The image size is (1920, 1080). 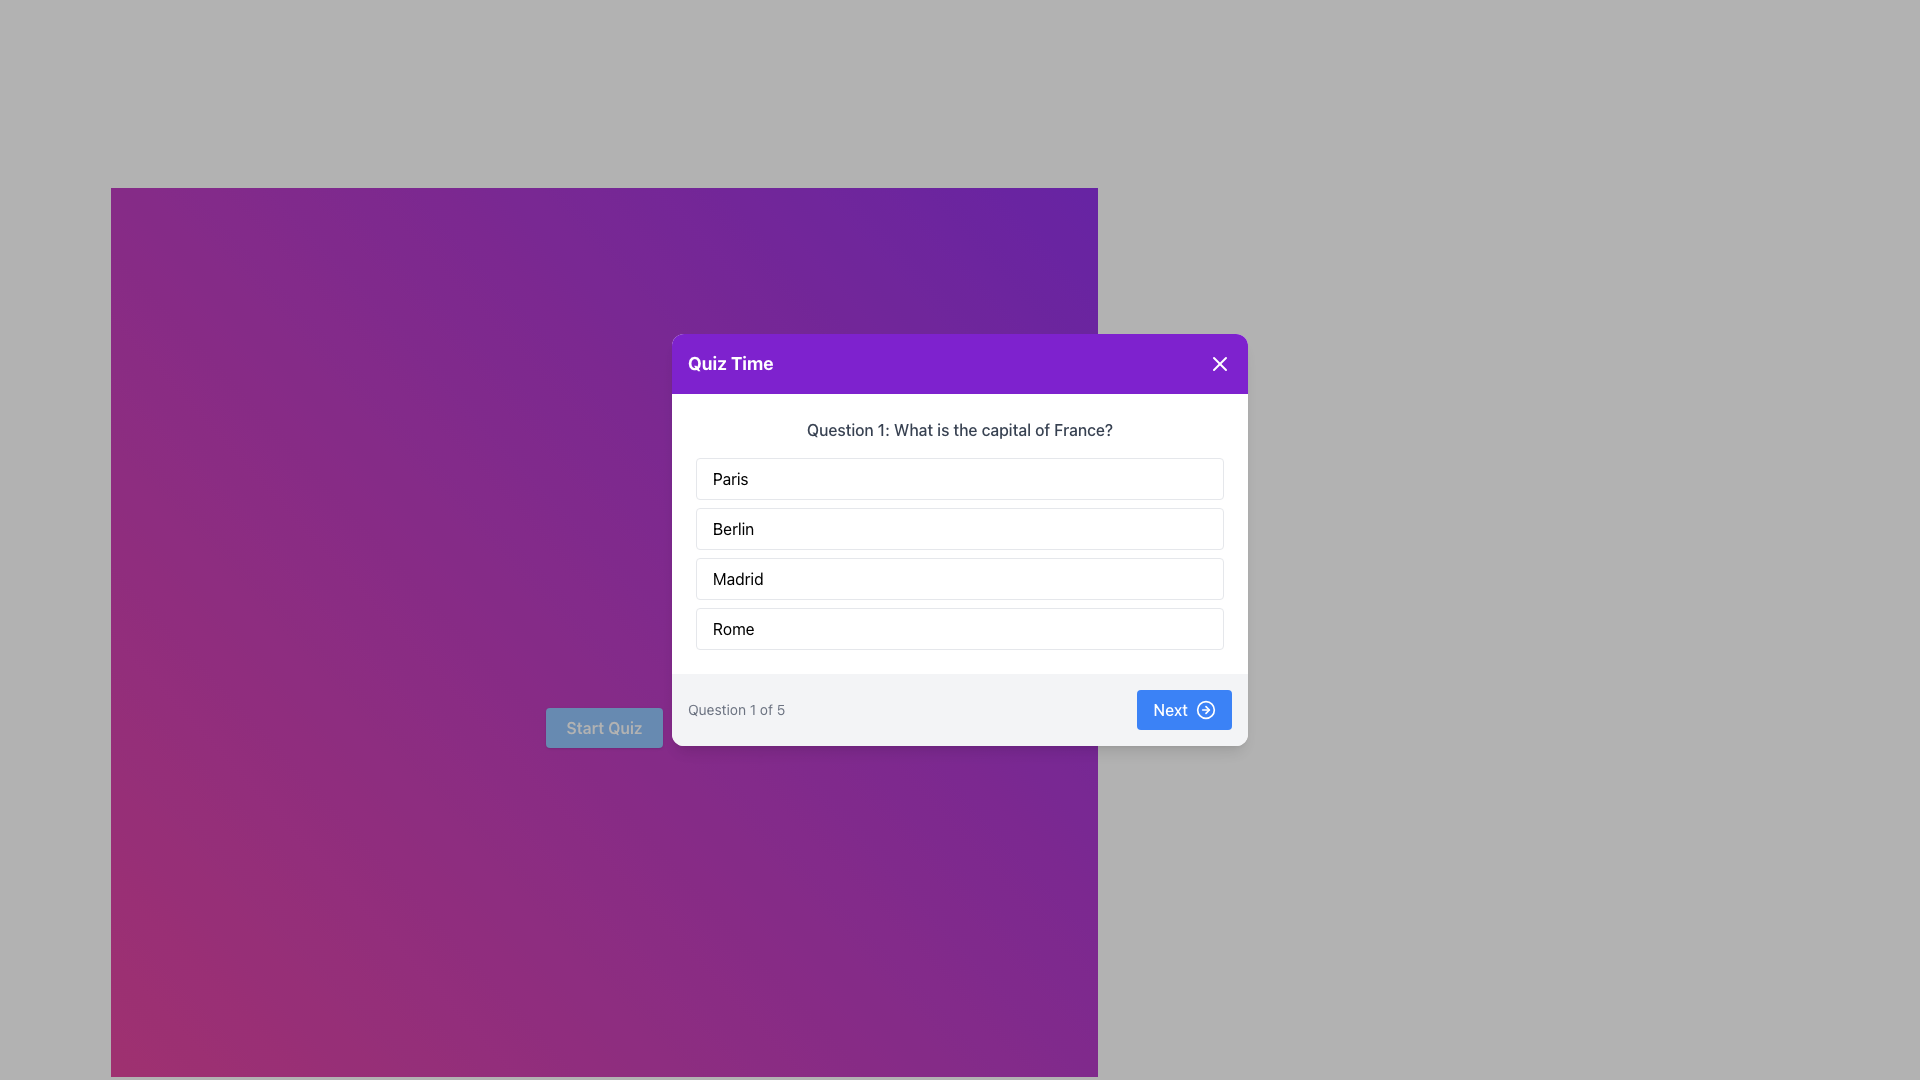 What do you see at coordinates (960, 527) in the screenshot?
I see `the button labeled 'Berlin' in the quiz dialog box titled 'Quiz Time'` at bounding box center [960, 527].